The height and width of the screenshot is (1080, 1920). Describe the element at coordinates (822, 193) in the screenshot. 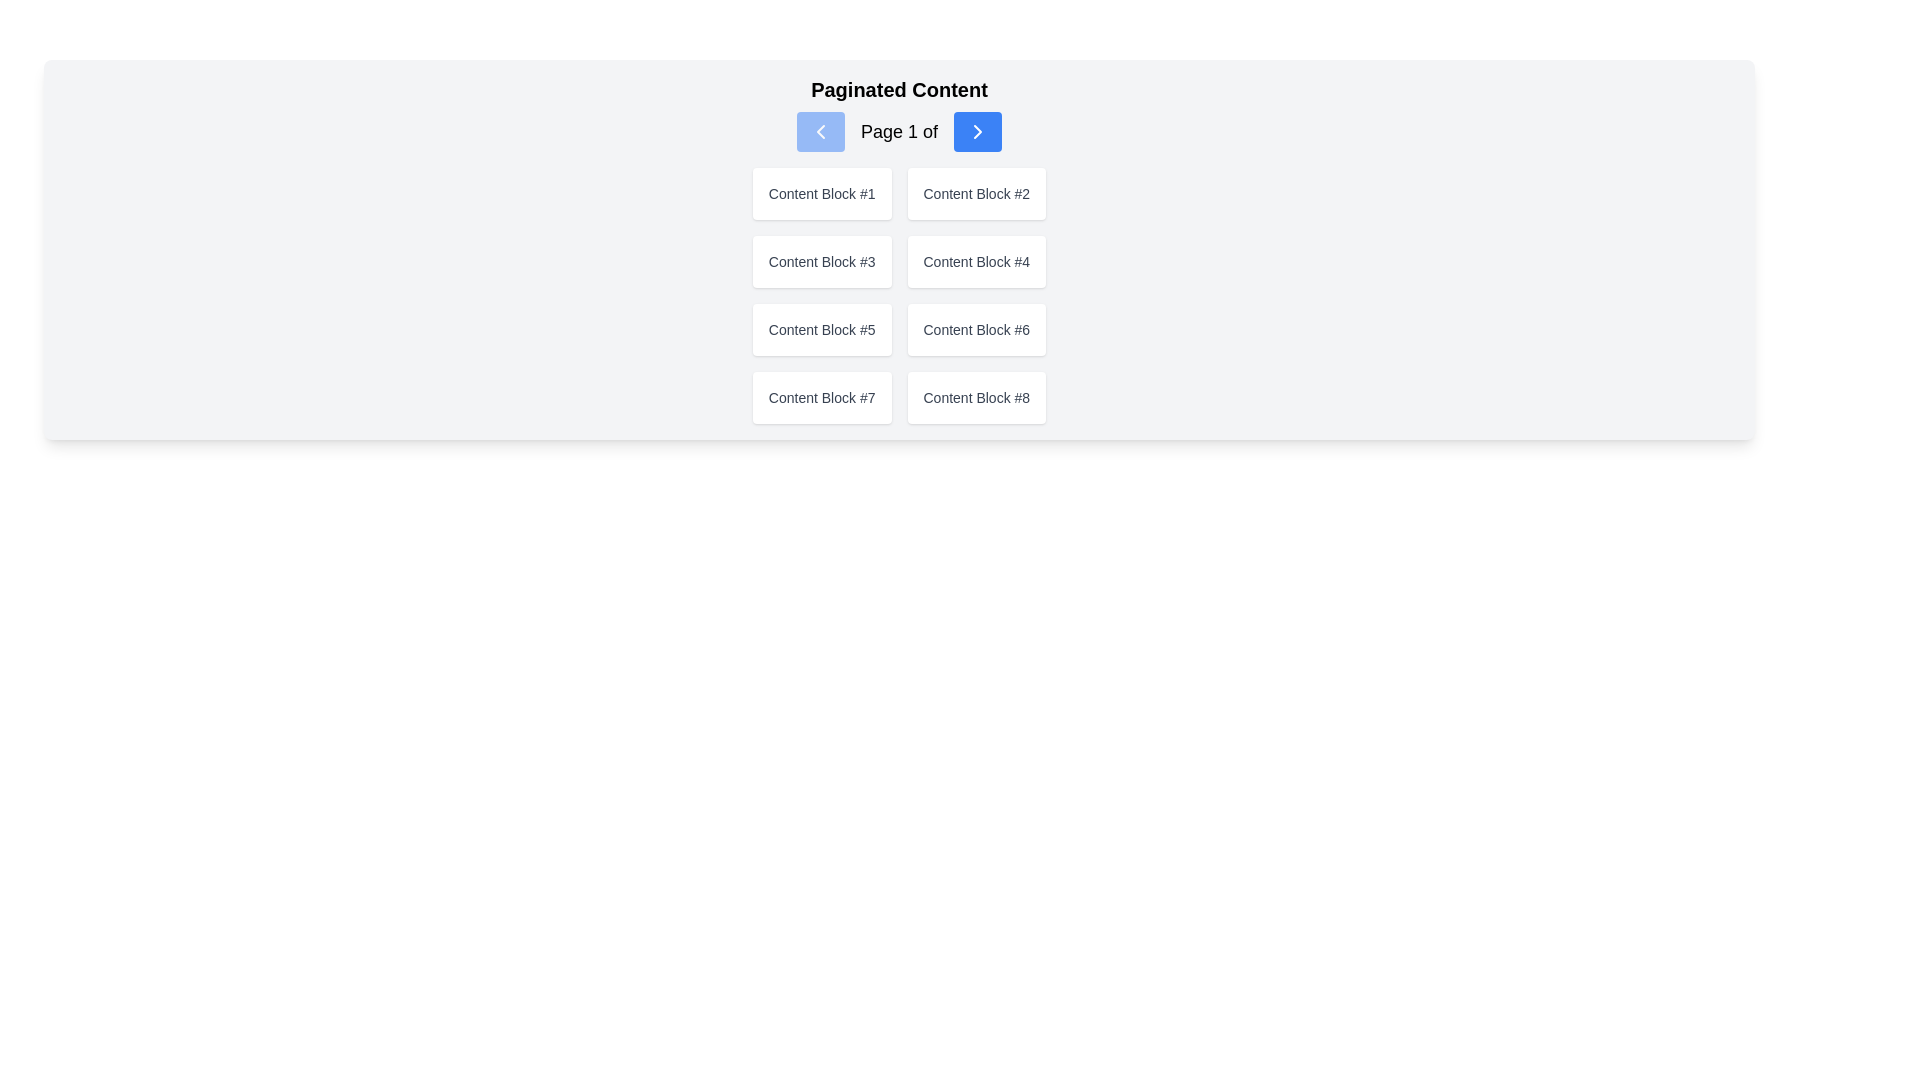

I see `the Informational block (non-interactive) containing the text 'Content Block #1' with a white background and subtle rounded corners` at that location.